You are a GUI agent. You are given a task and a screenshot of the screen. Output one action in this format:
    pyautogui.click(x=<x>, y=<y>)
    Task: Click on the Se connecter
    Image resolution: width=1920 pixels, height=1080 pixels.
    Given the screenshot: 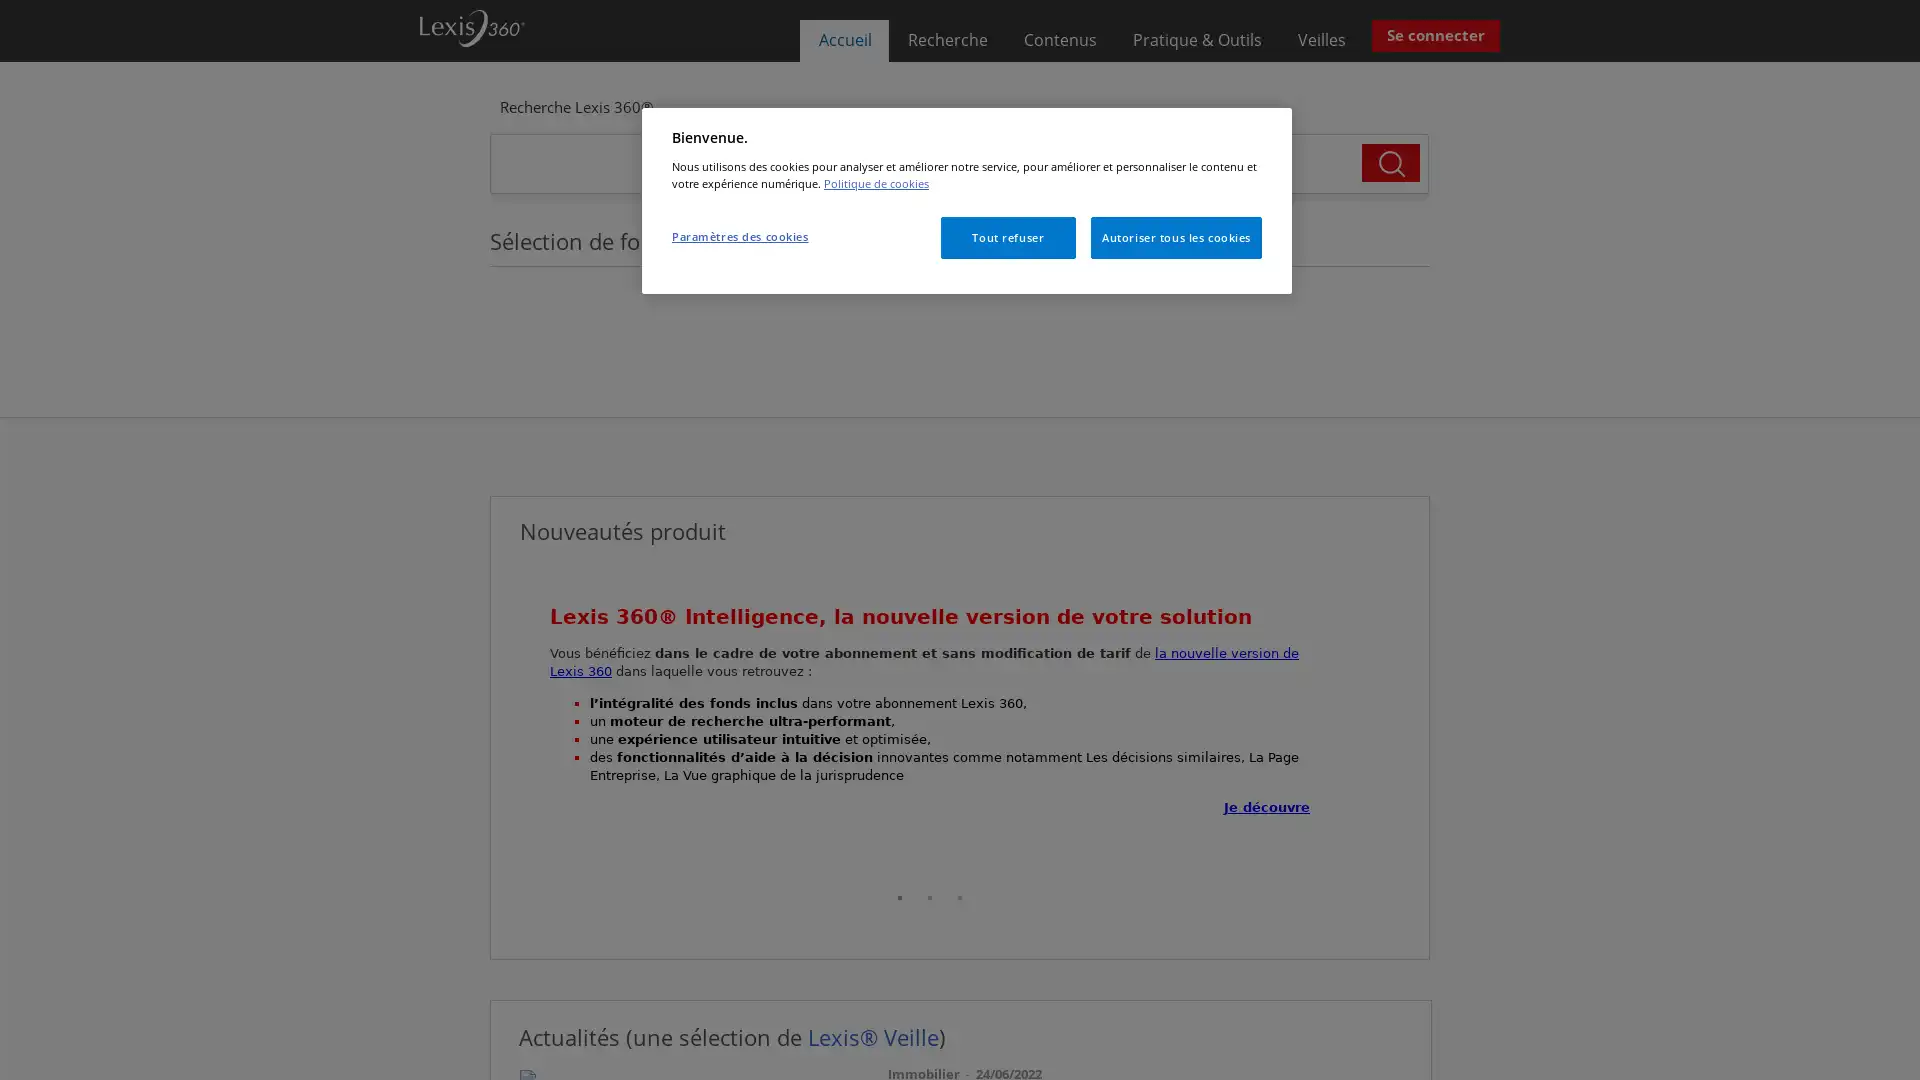 What is the action you would take?
    pyautogui.click(x=1434, y=35)
    